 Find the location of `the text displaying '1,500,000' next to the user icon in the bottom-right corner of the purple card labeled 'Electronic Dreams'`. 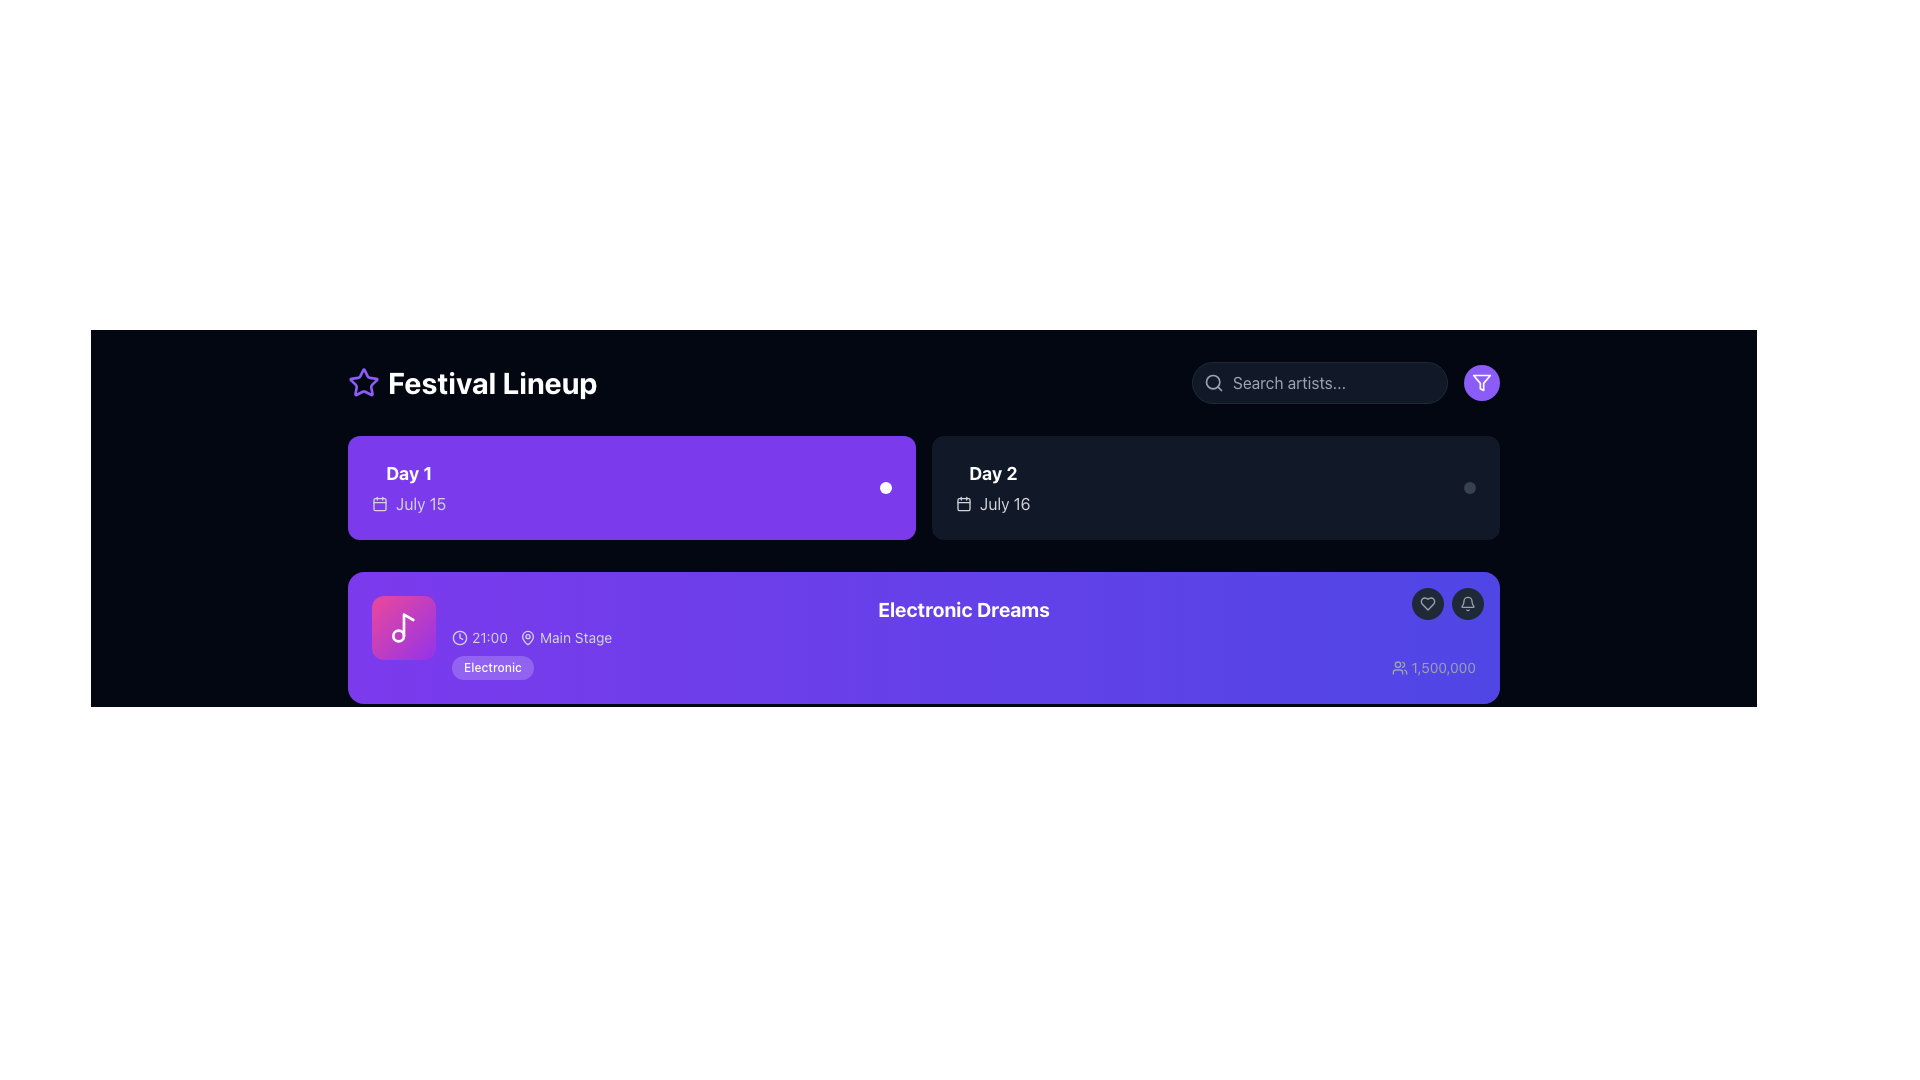

the text displaying '1,500,000' next to the user icon in the bottom-right corner of the purple card labeled 'Electronic Dreams' is located at coordinates (1432, 667).